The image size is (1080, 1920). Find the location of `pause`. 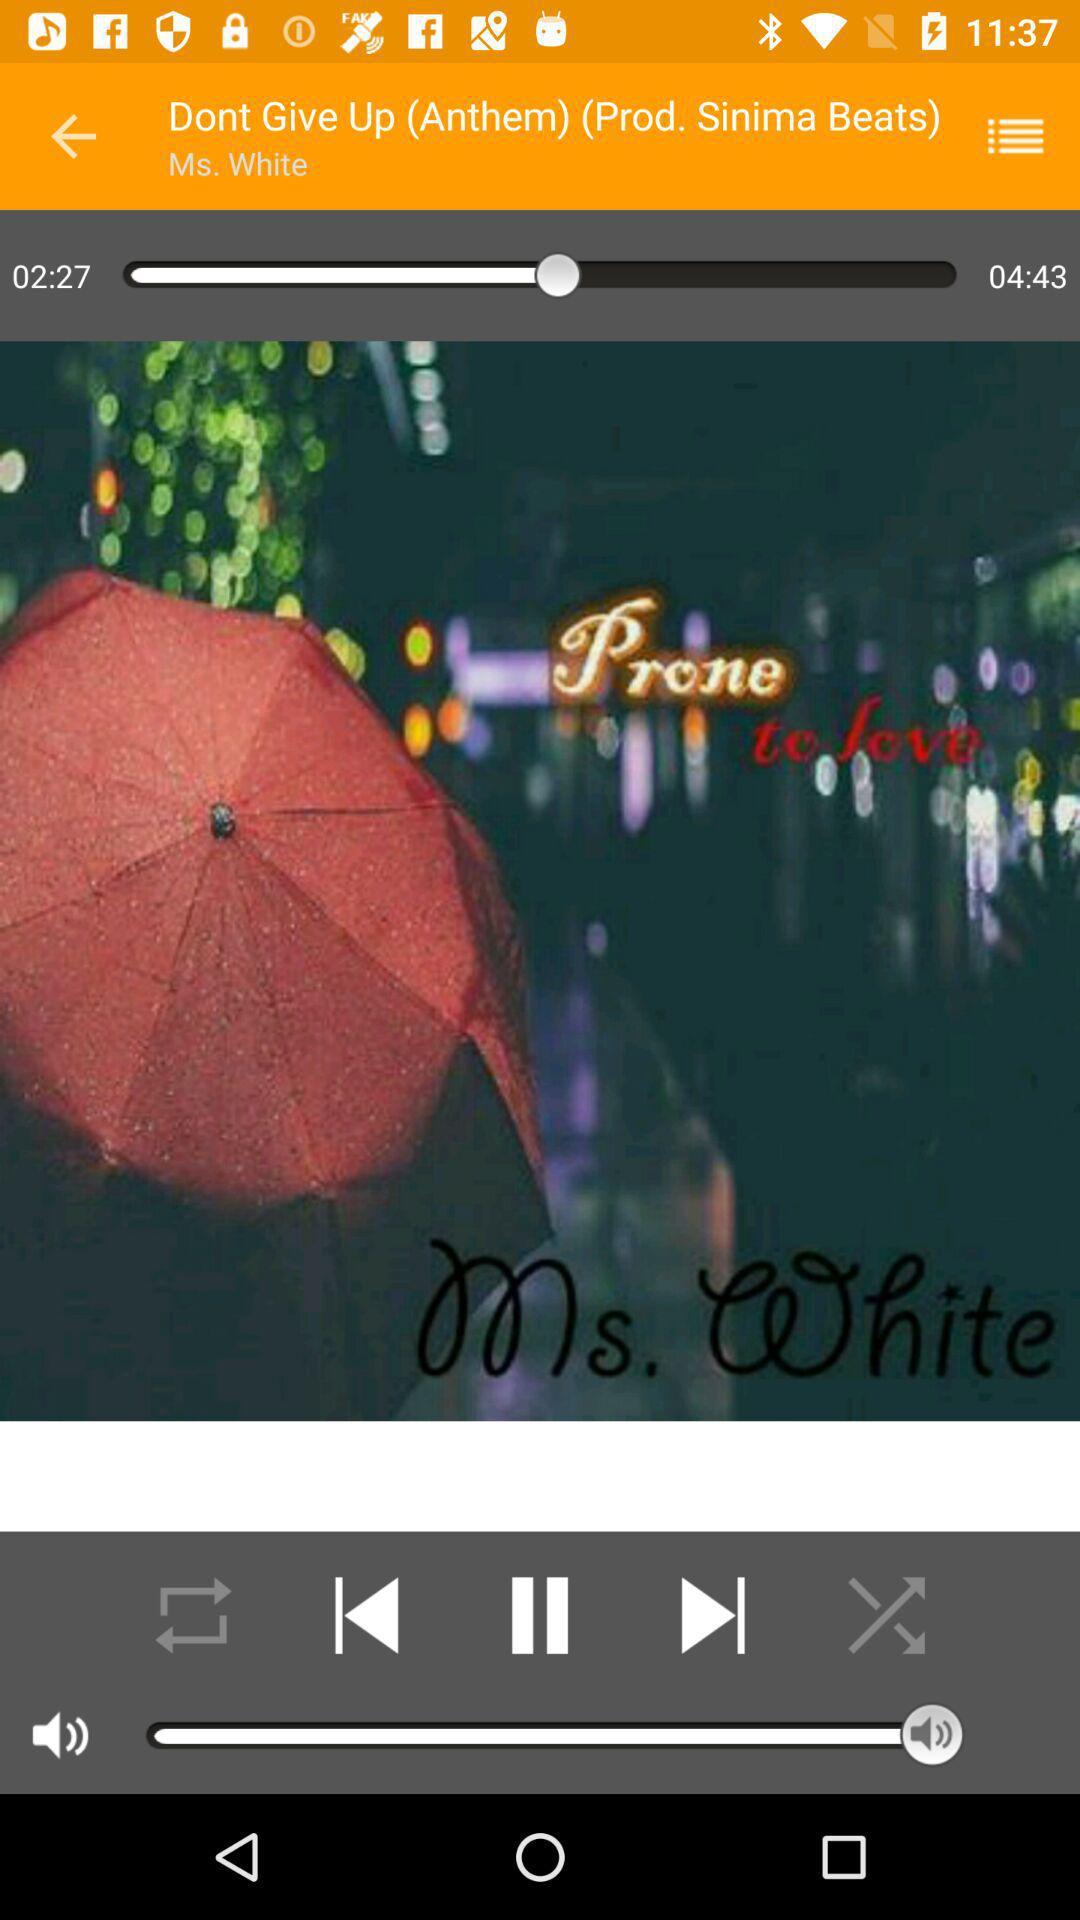

pause is located at coordinates (540, 1615).